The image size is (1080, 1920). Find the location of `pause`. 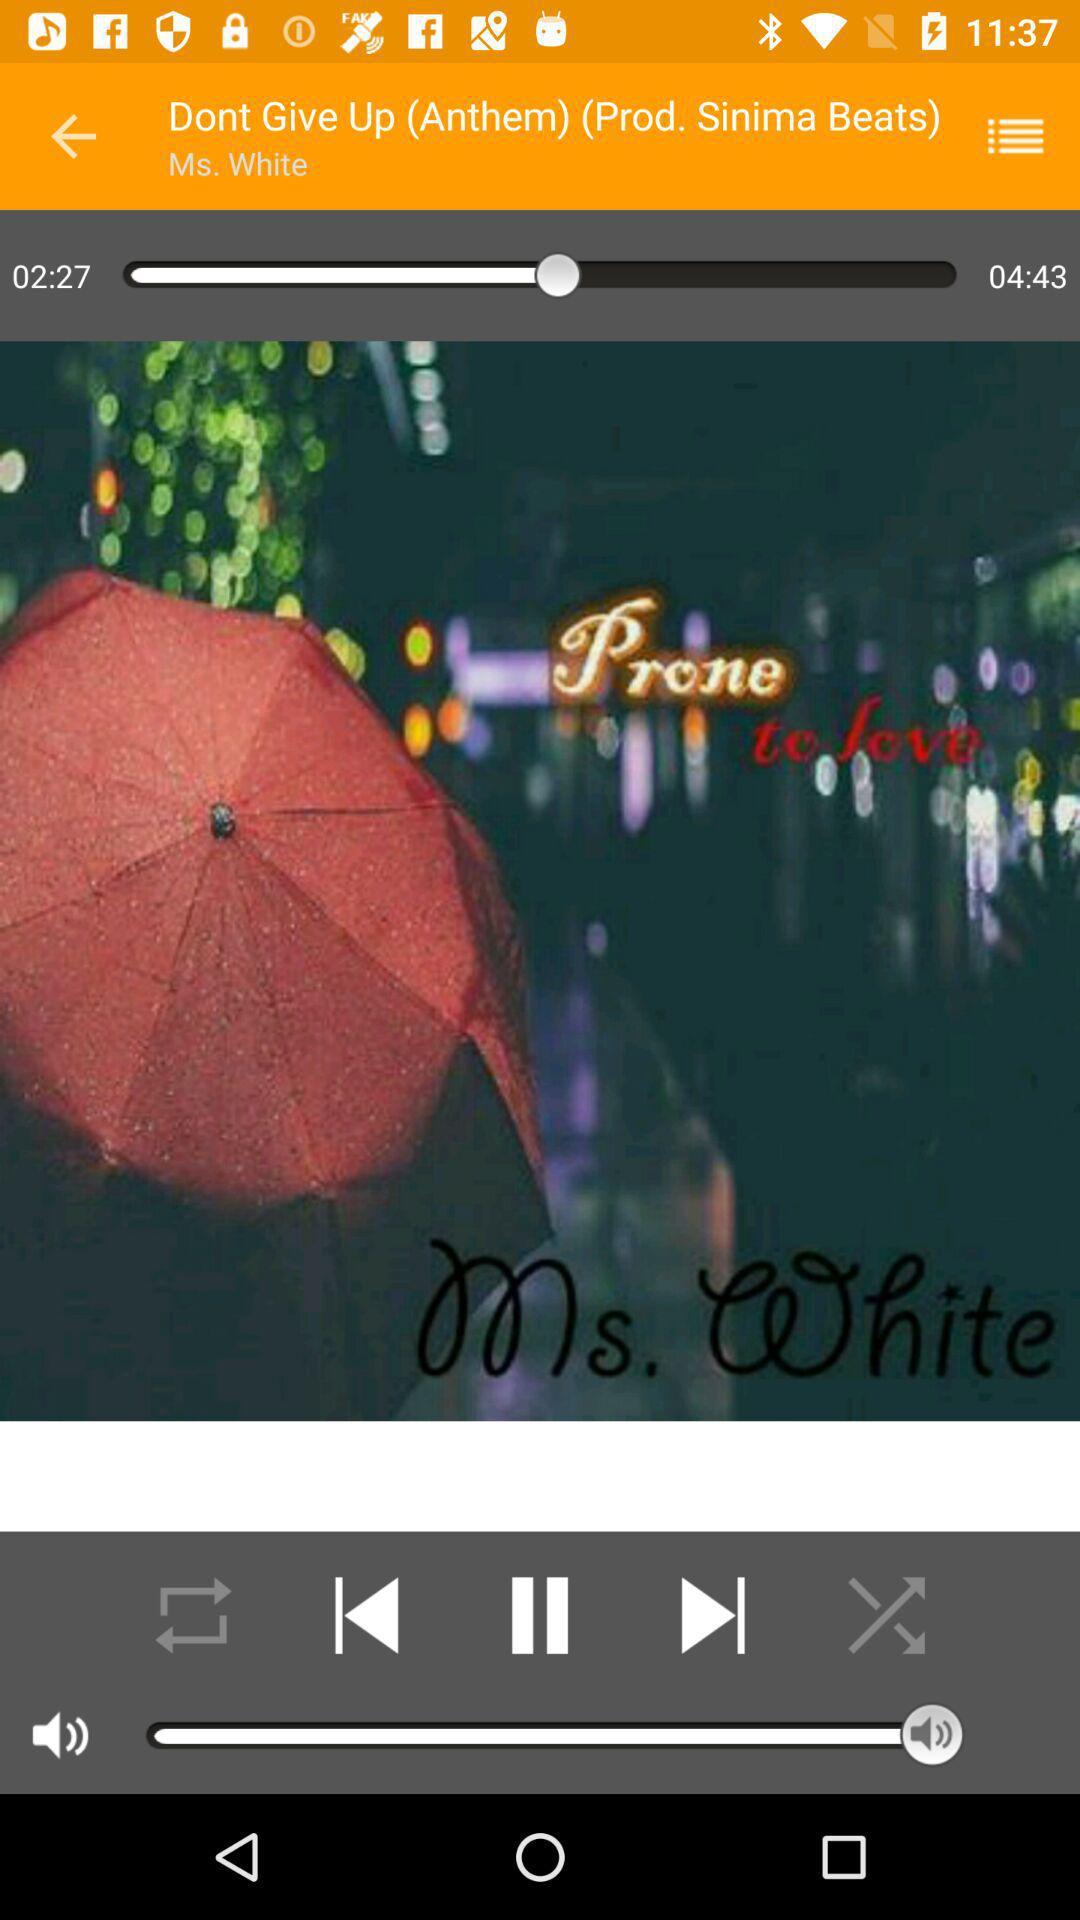

pause is located at coordinates (540, 1615).